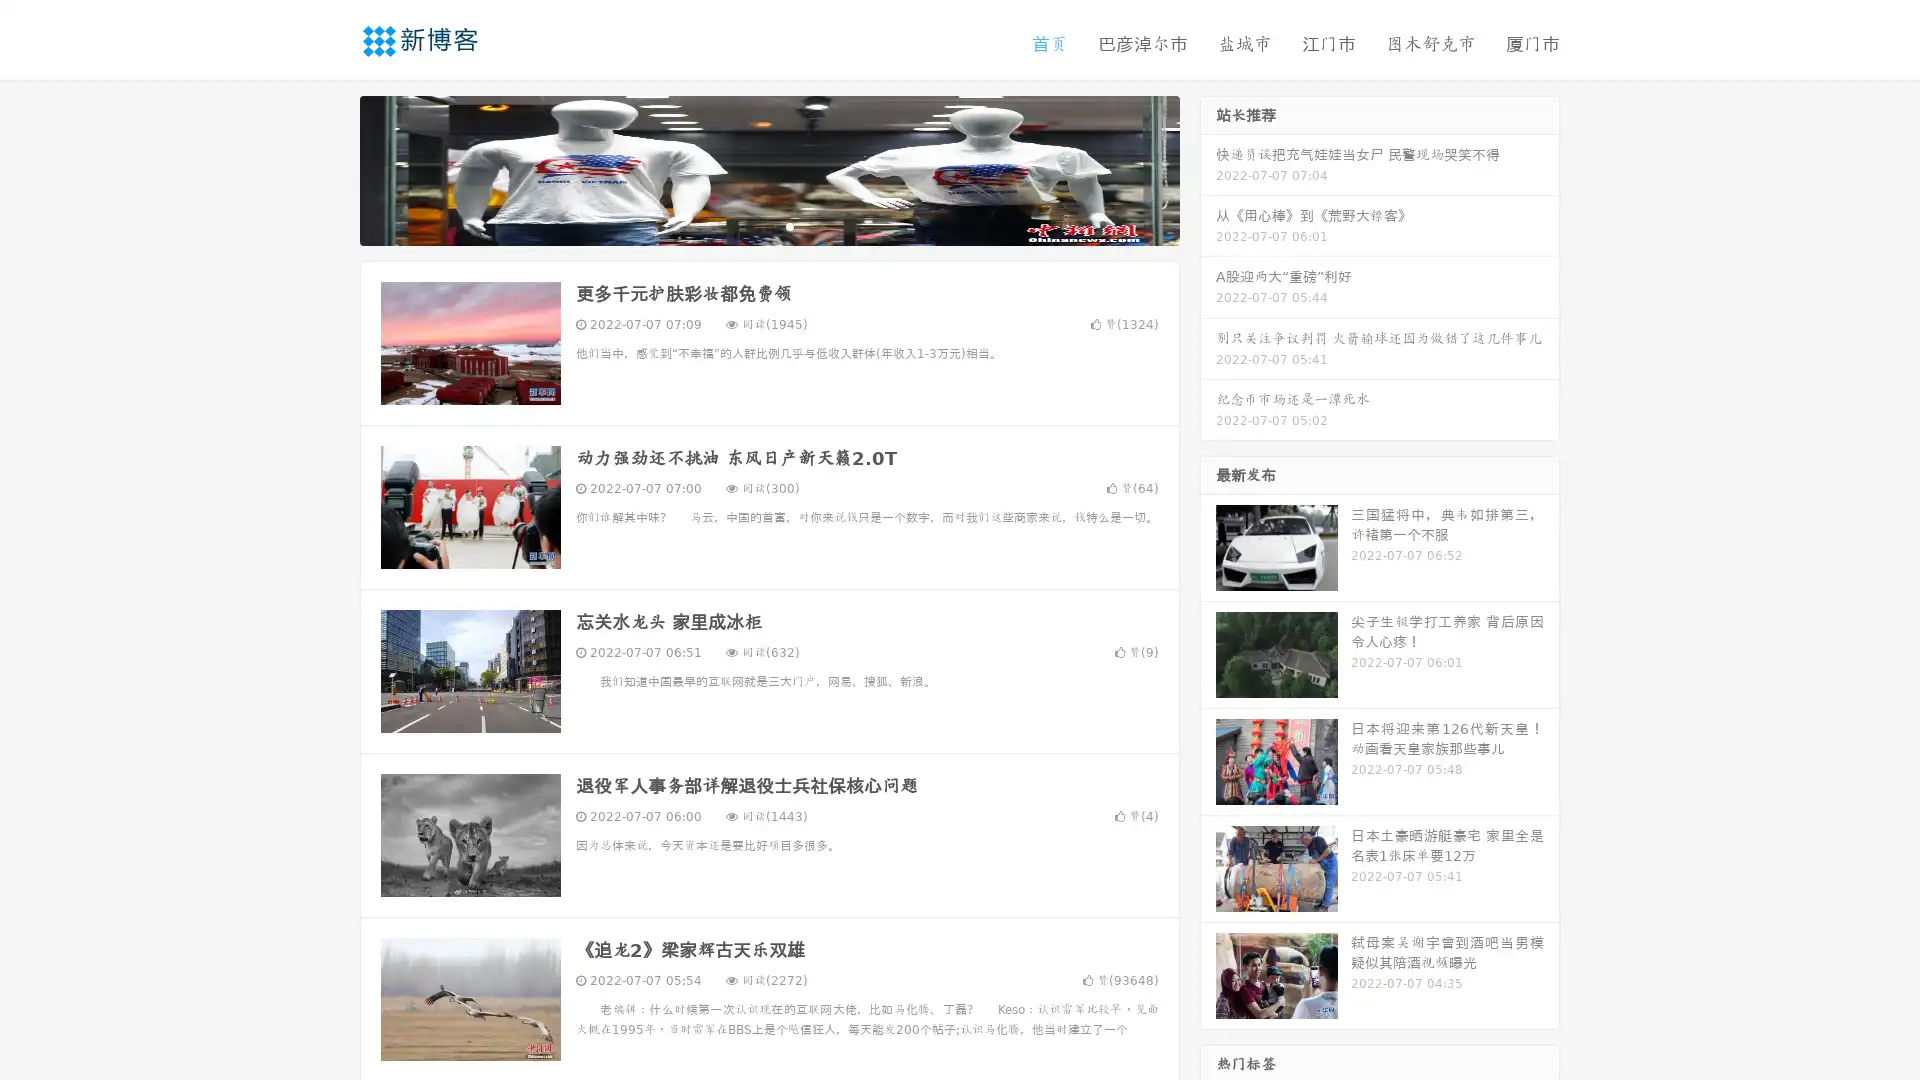  I want to click on Go to slide 2, so click(768, 225).